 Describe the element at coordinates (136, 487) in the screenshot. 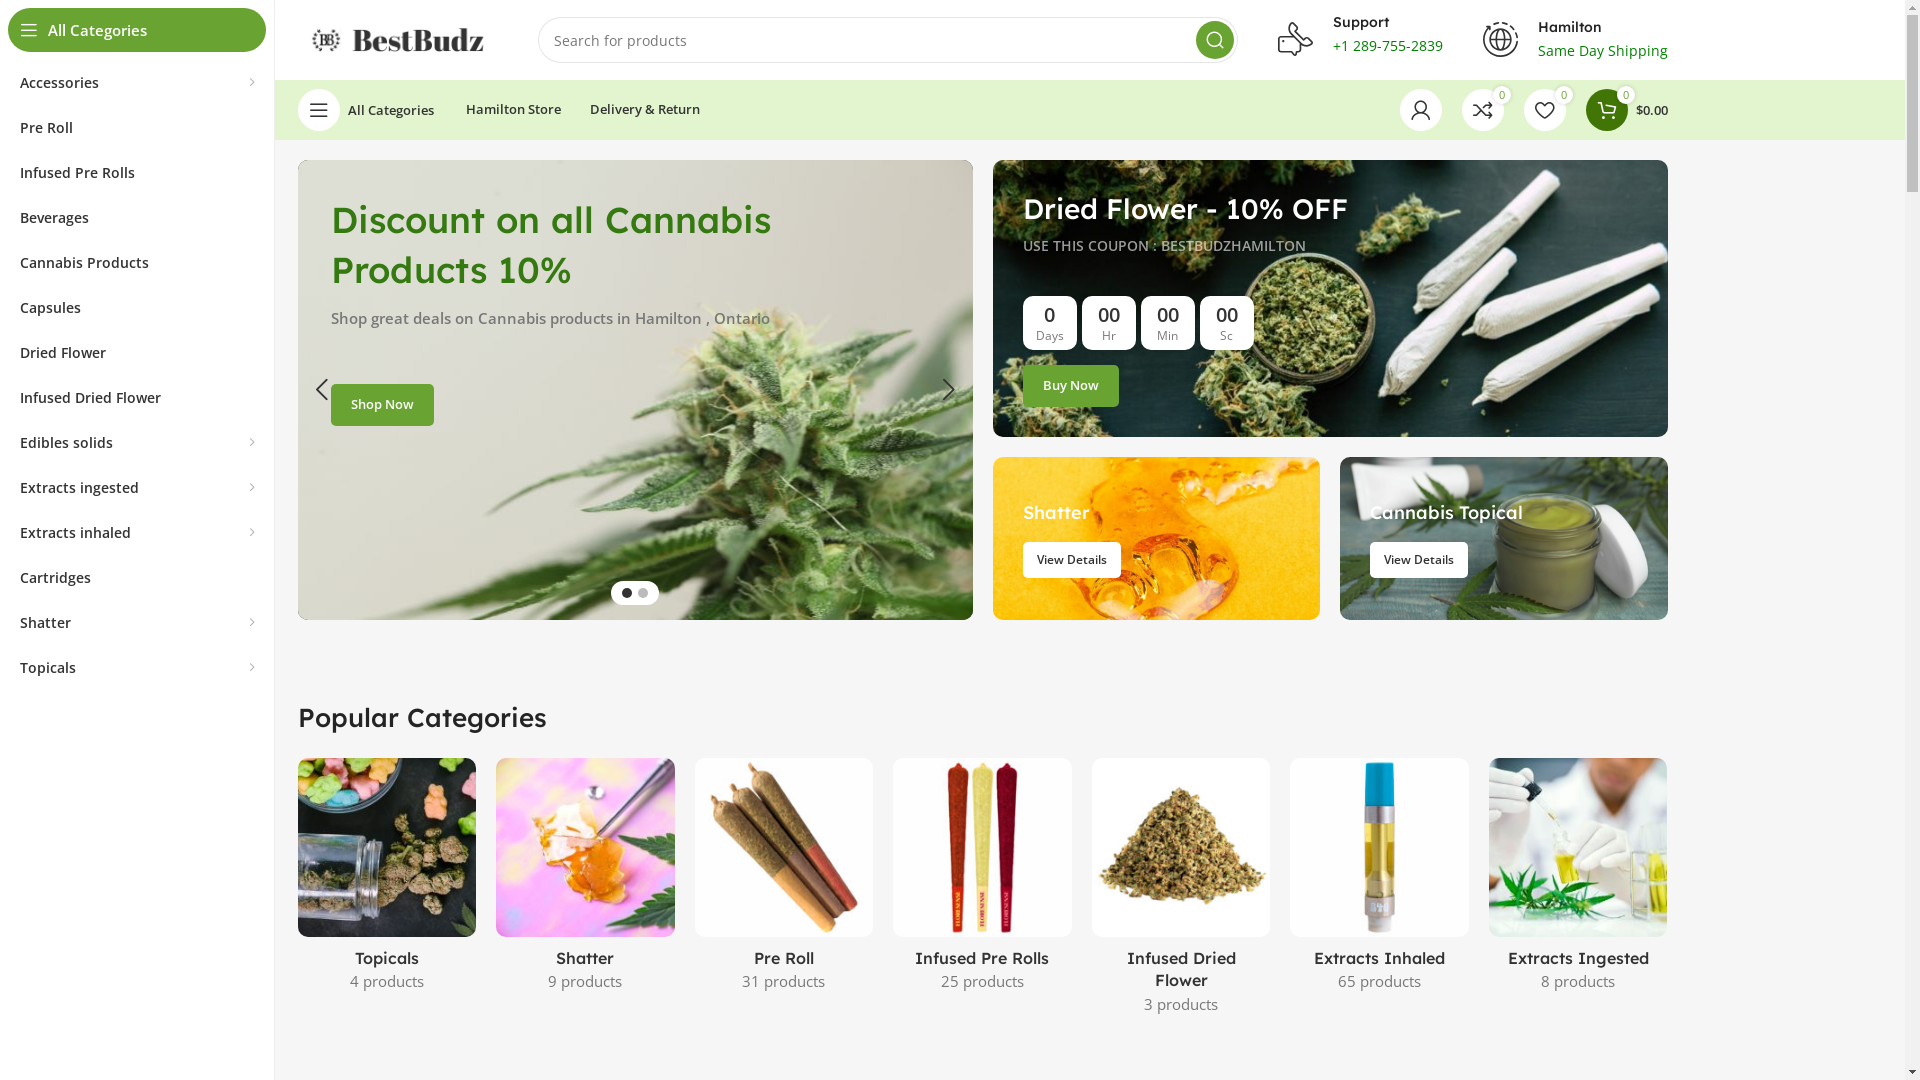

I see `'Extracts ingested'` at that location.